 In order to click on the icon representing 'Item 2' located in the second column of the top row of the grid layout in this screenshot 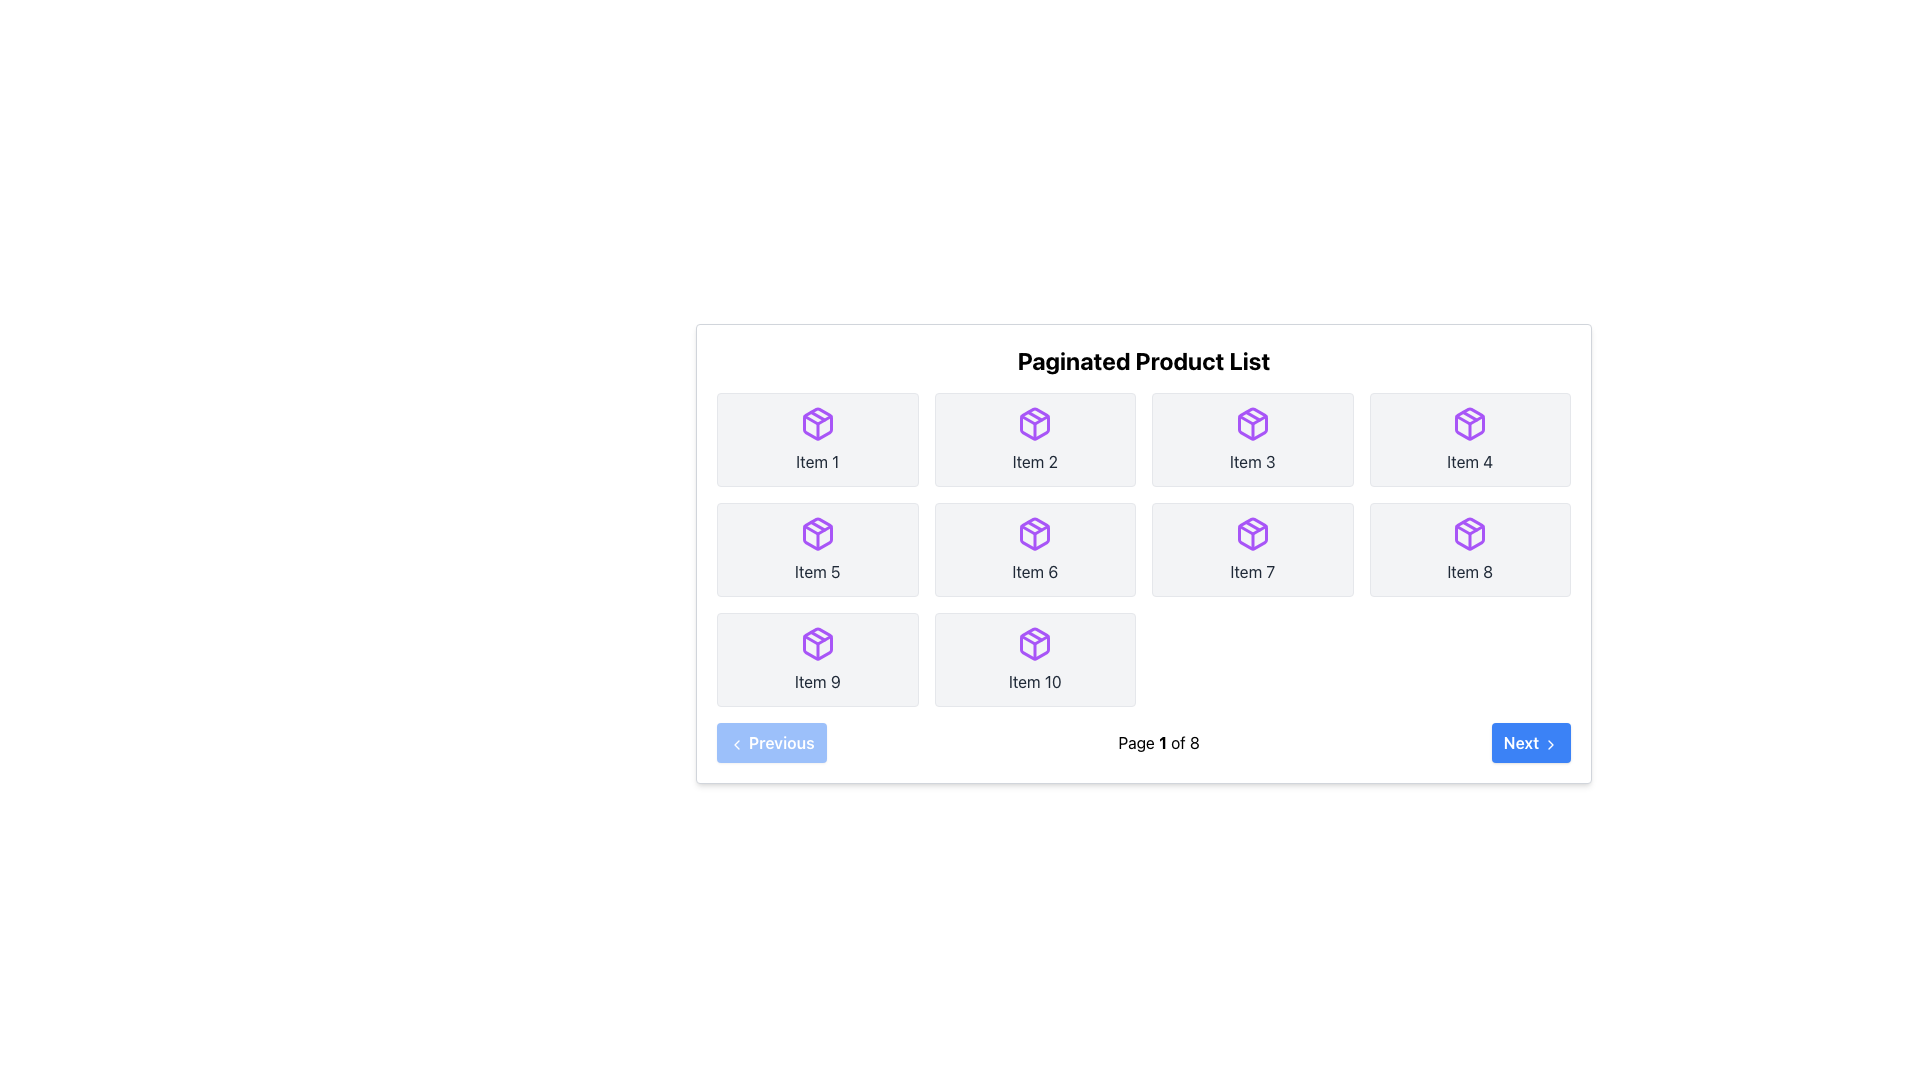, I will do `click(1035, 423)`.